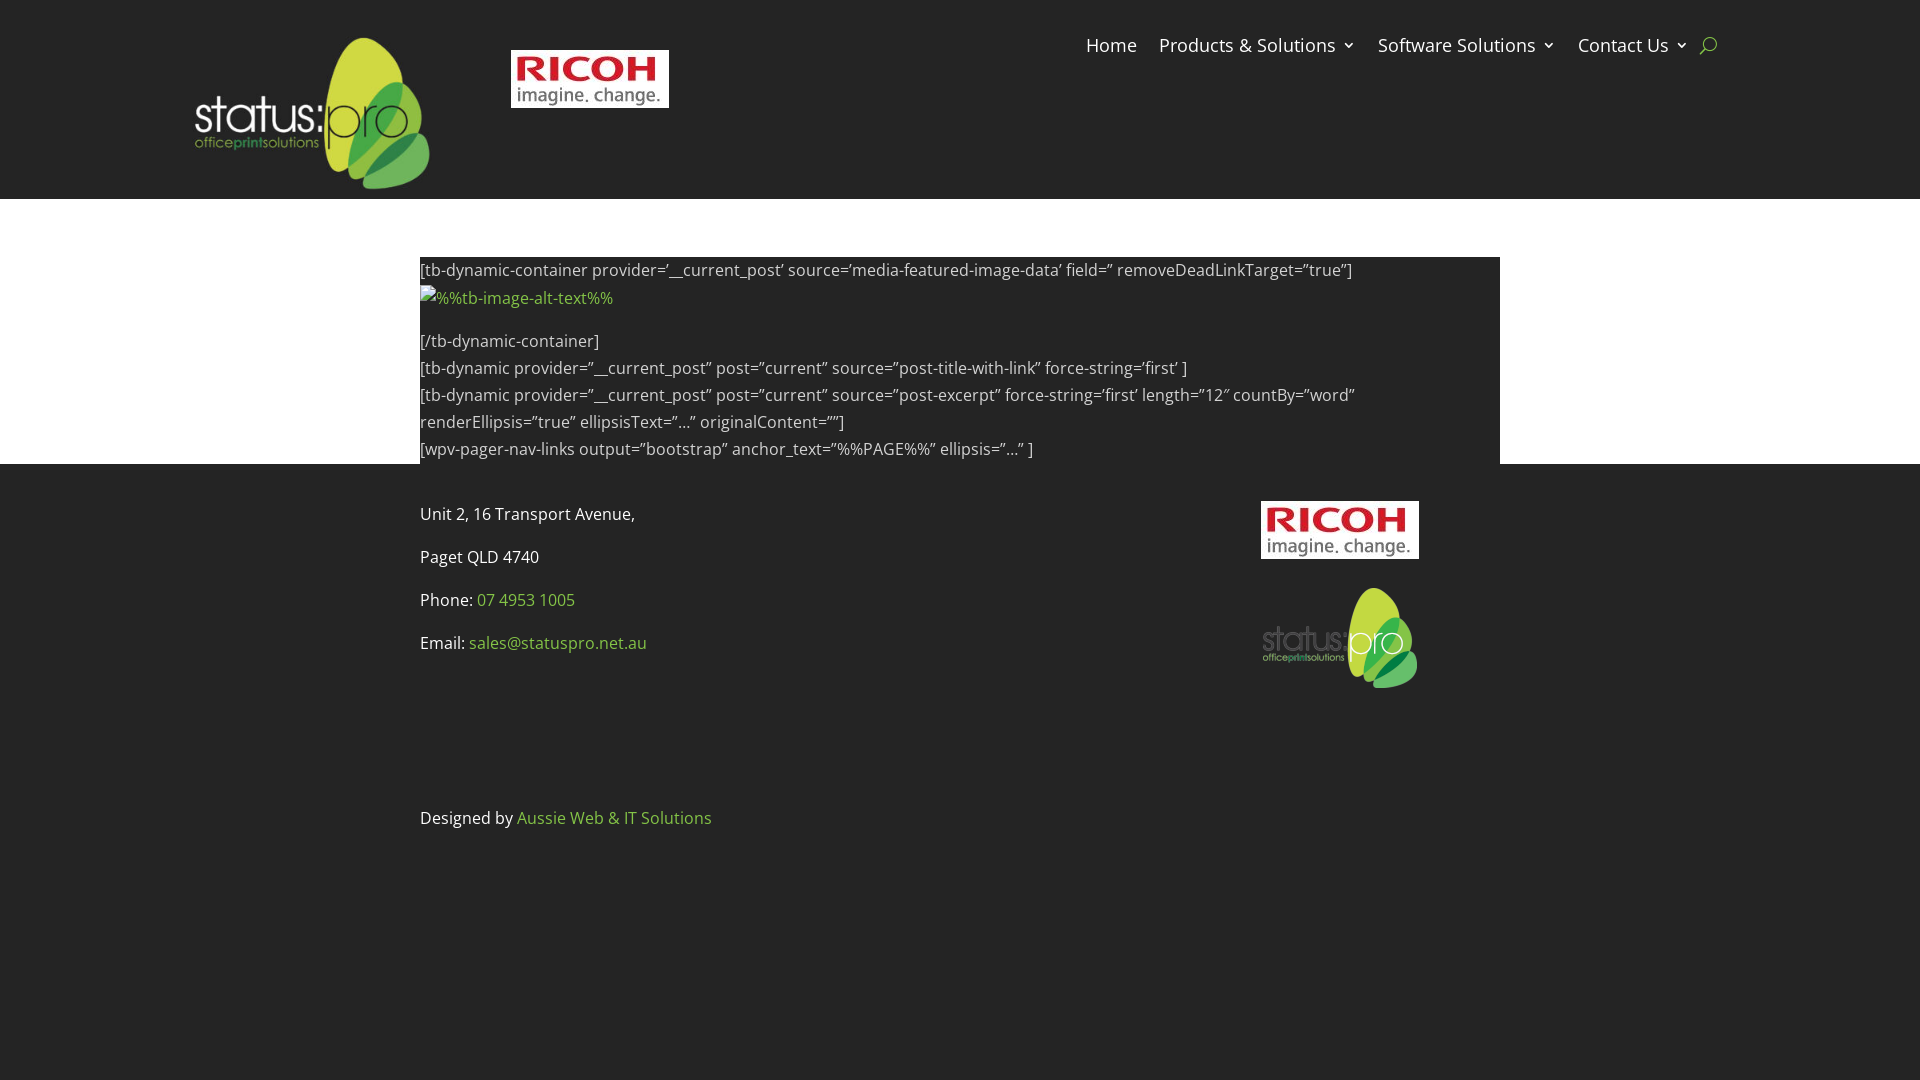  Describe the element at coordinates (1339, 637) in the screenshot. I see `'statuspro'` at that location.